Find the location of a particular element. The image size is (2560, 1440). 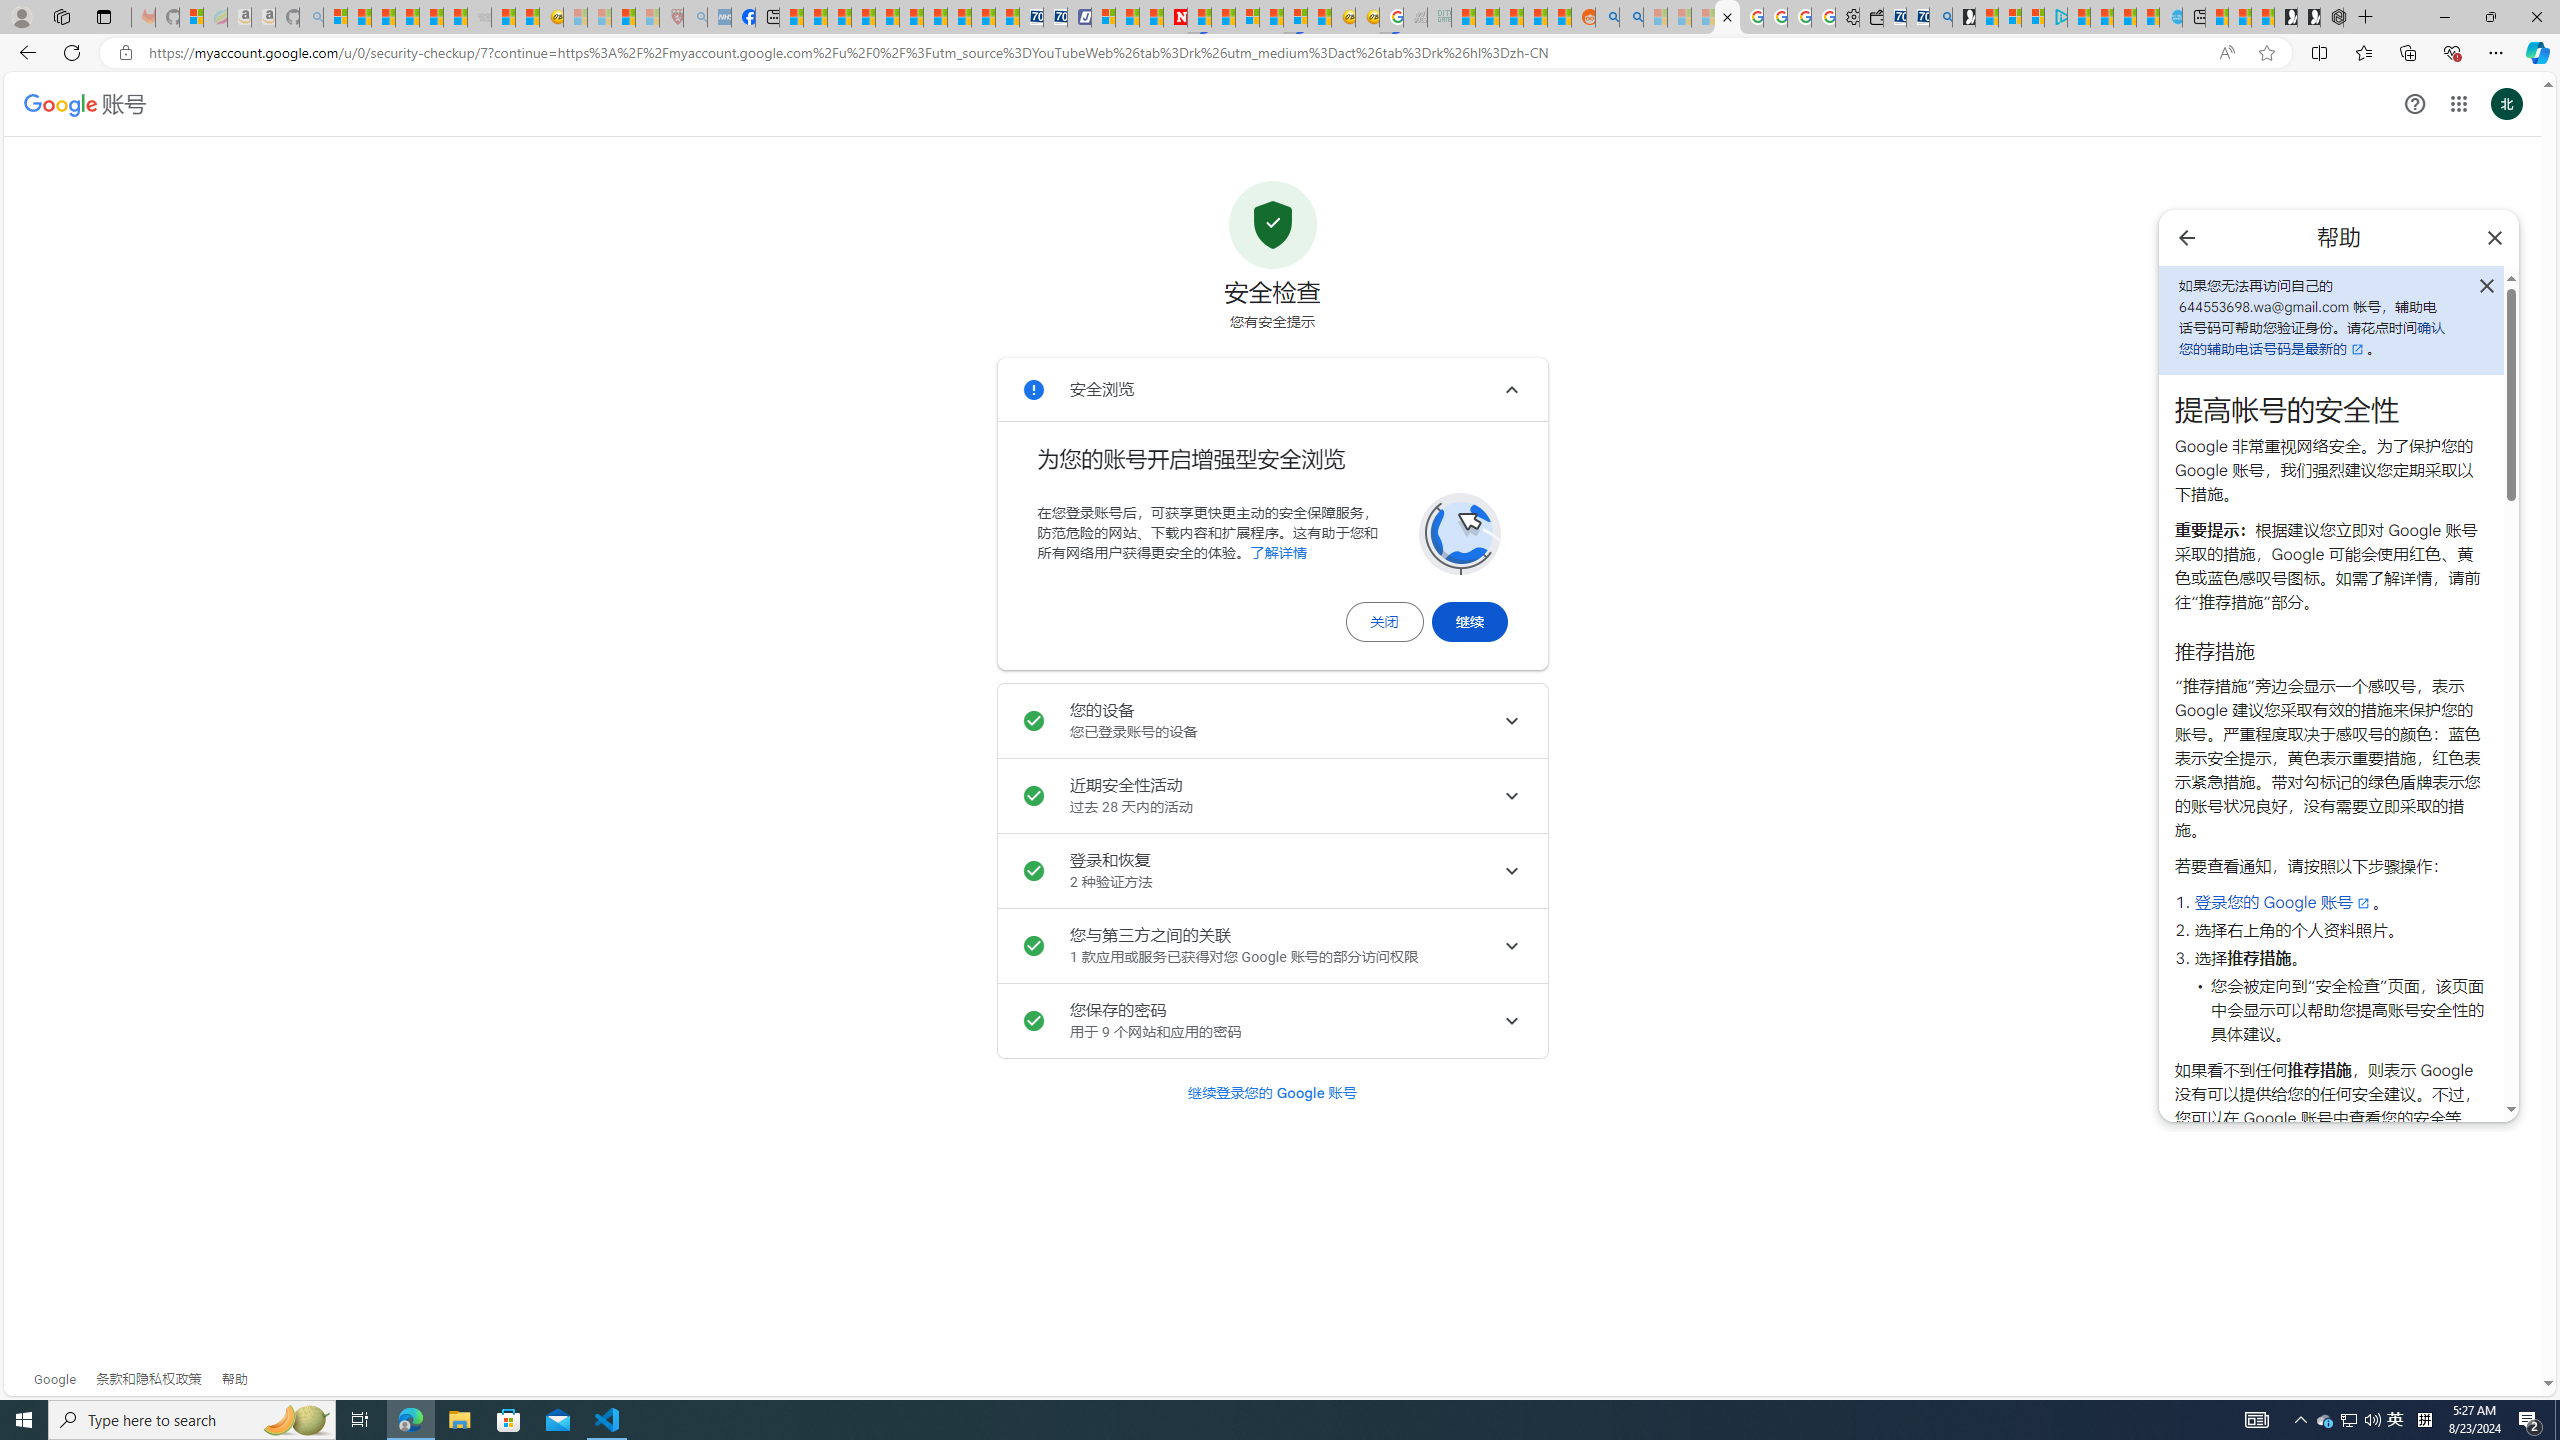

'Combat Siege - Sleeping' is located at coordinates (477, 16).